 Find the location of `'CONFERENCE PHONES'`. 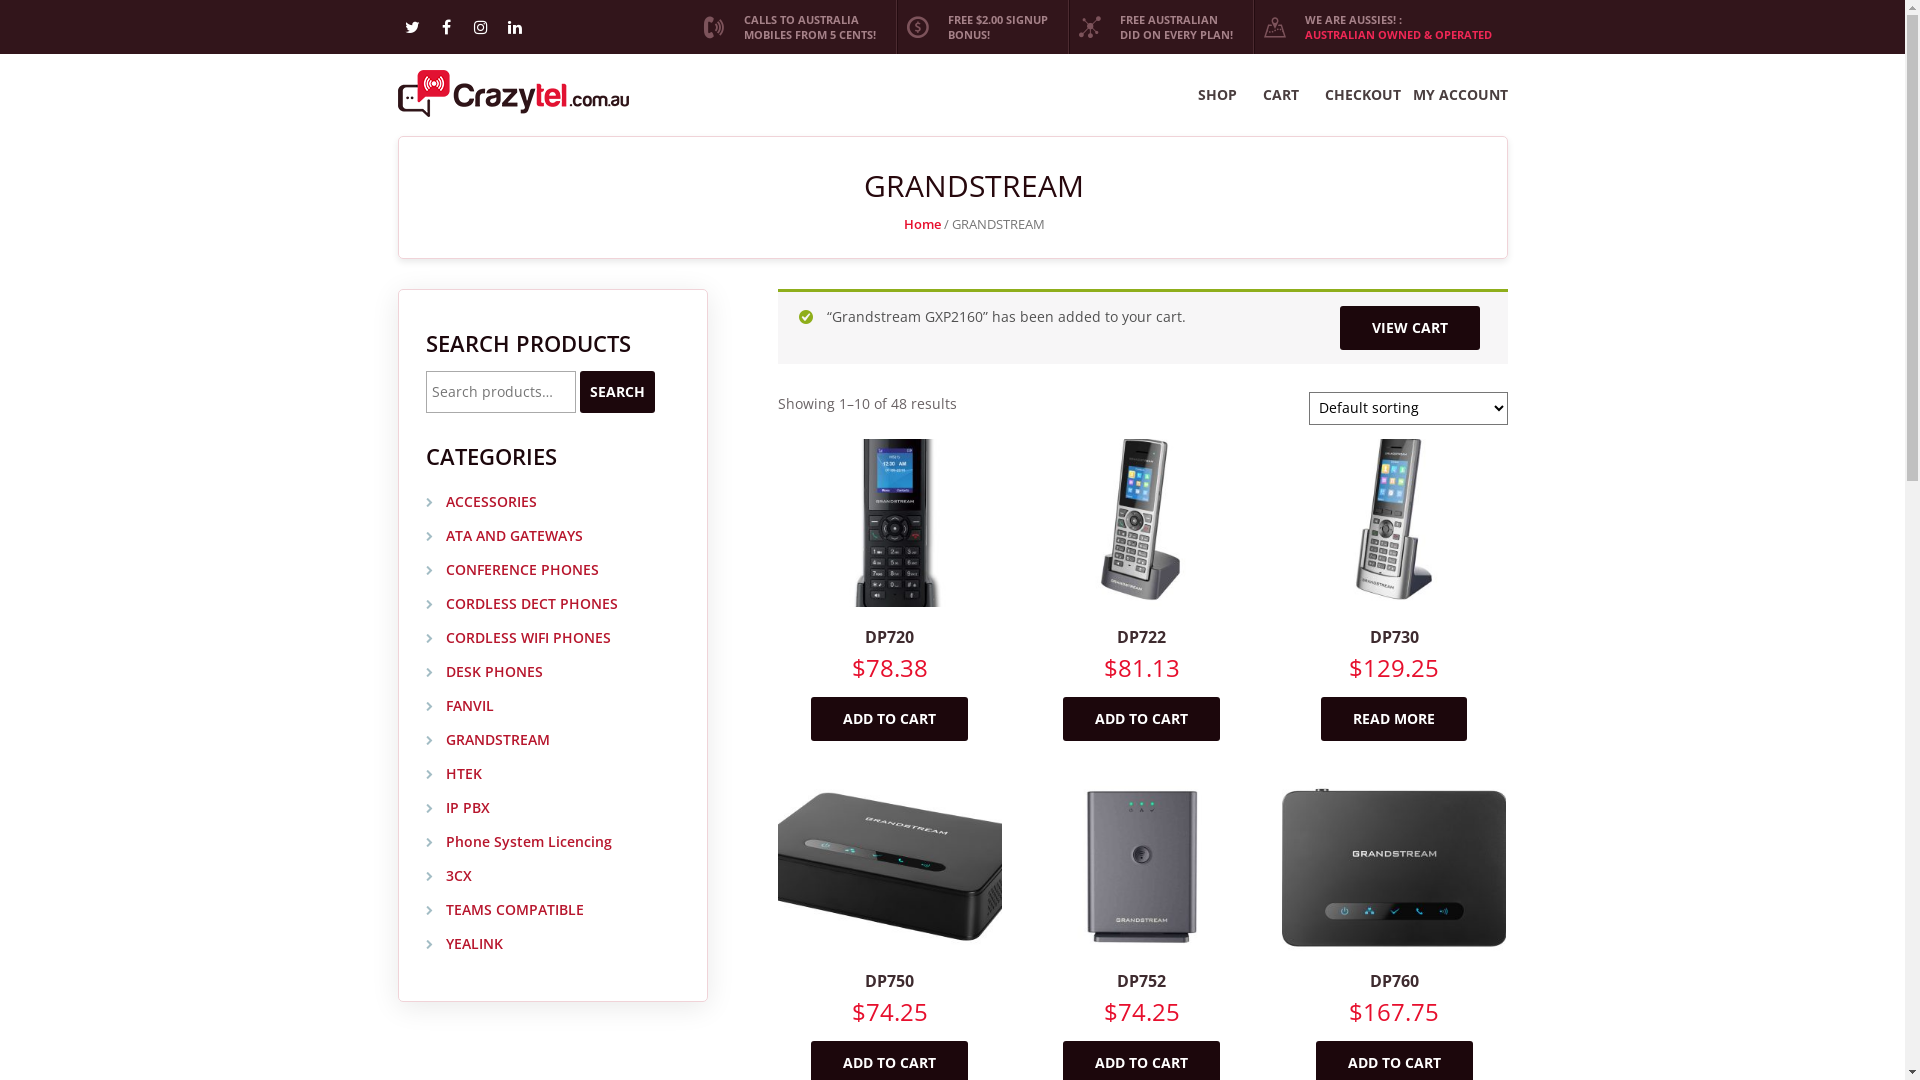

'CONFERENCE PHONES' is located at coordinates (512, 570).